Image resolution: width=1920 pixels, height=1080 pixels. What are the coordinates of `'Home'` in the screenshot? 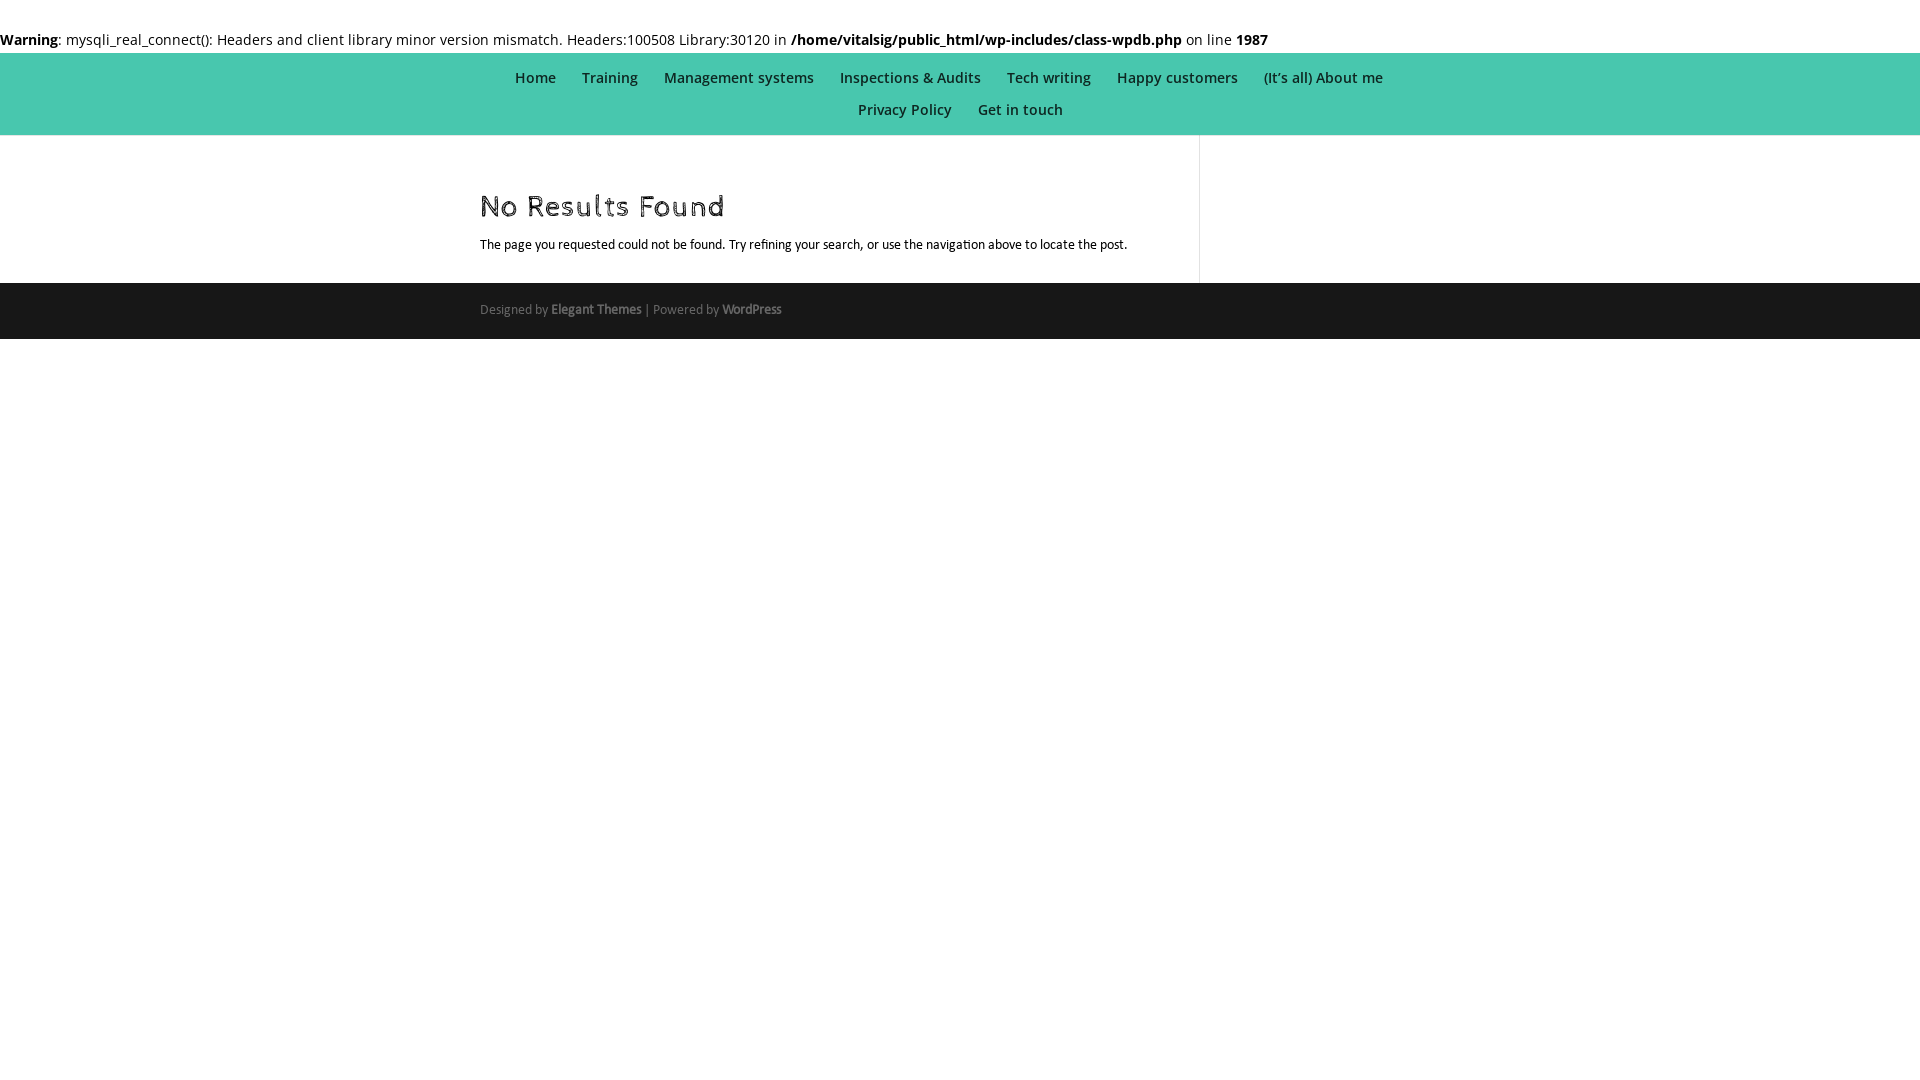 It's located at (535, 86).